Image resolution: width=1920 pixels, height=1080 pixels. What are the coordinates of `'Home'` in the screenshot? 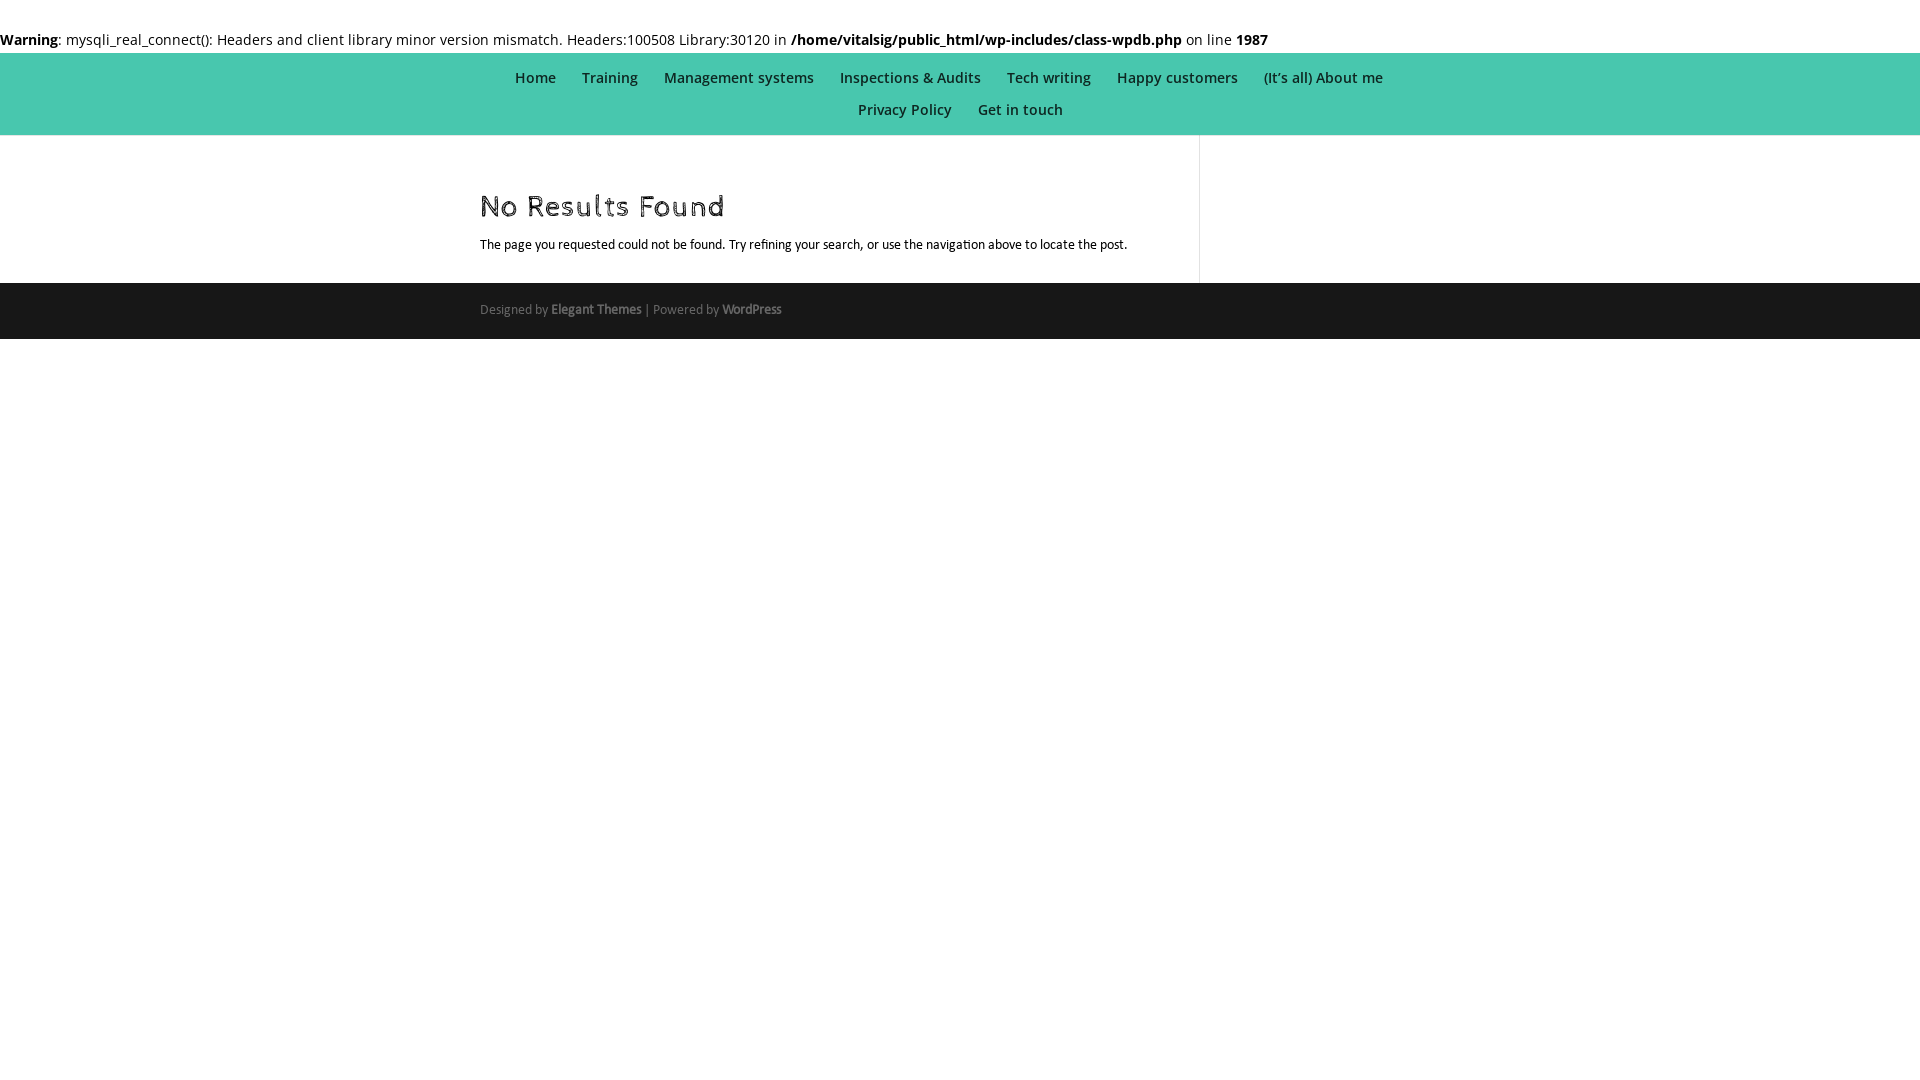 It's located at (535, 86).